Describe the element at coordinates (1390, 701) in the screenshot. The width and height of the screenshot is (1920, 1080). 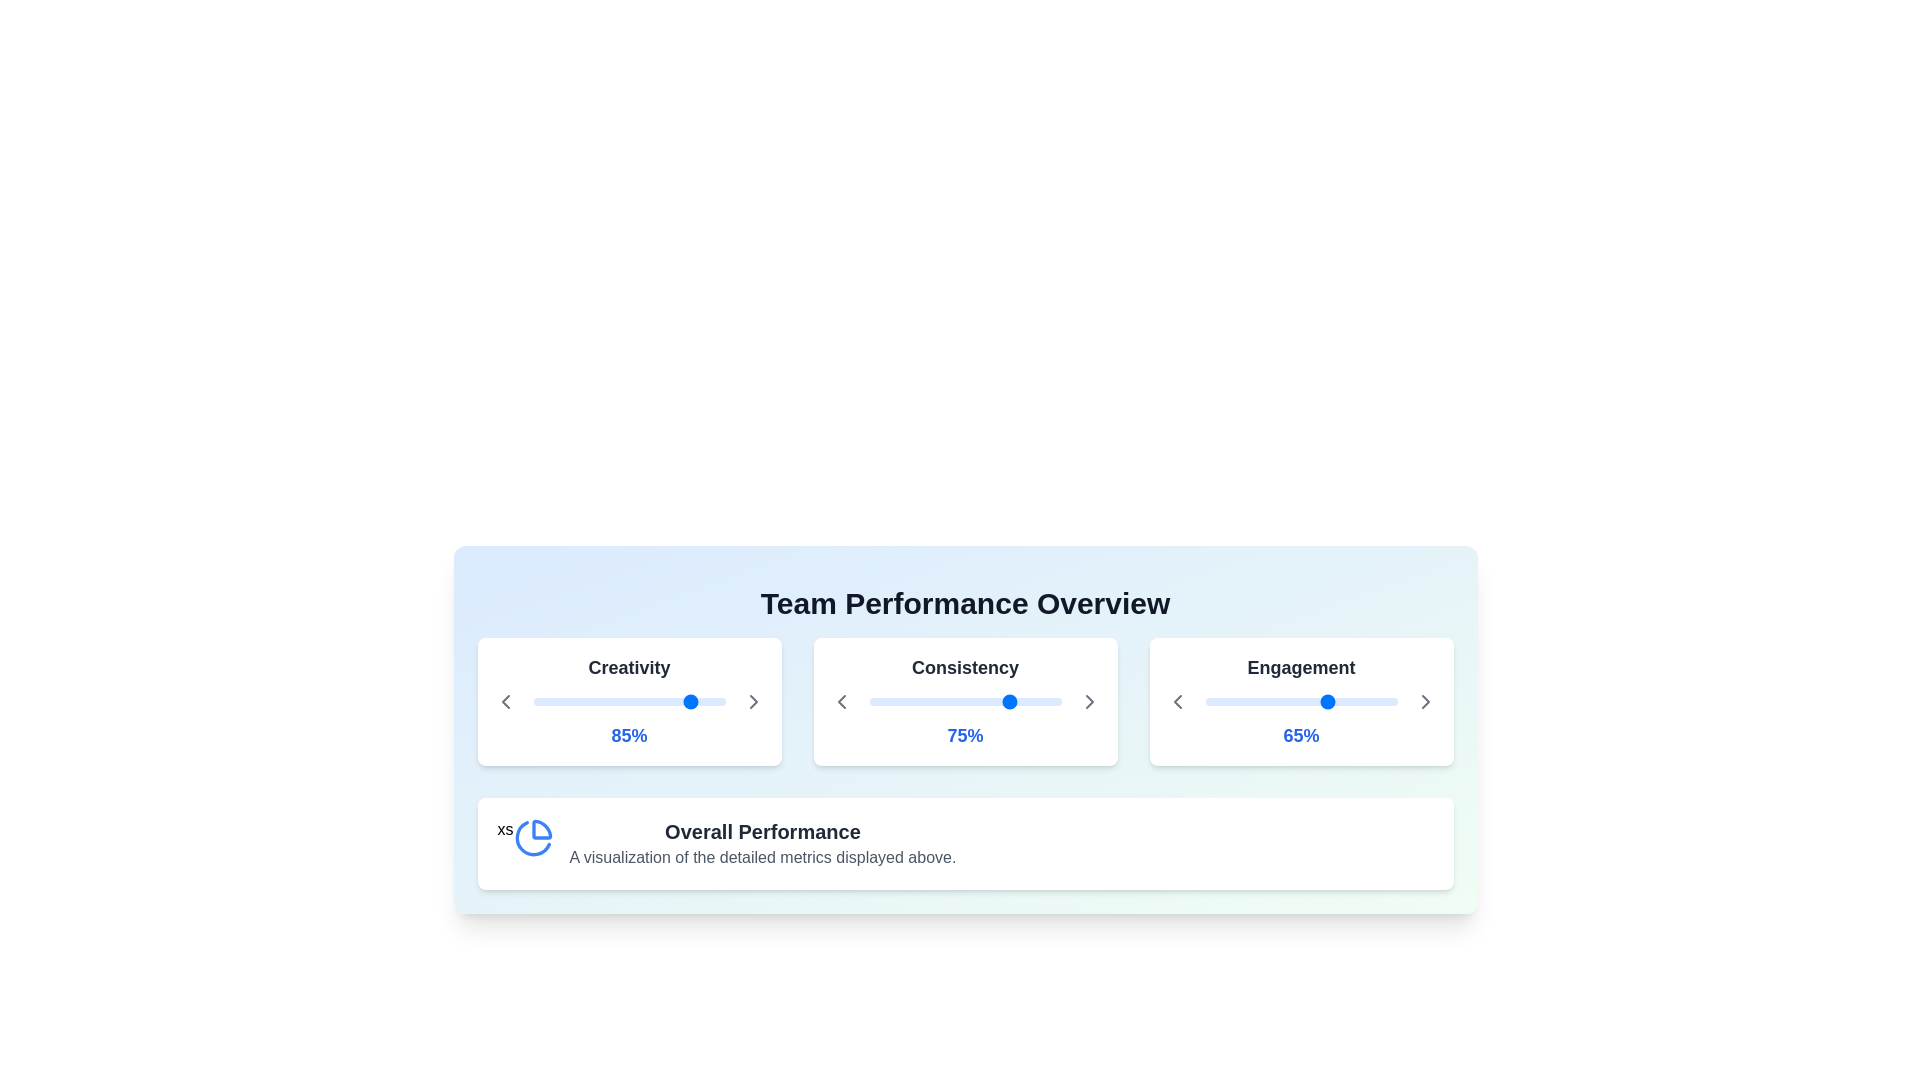
I see `engagement` at that location.